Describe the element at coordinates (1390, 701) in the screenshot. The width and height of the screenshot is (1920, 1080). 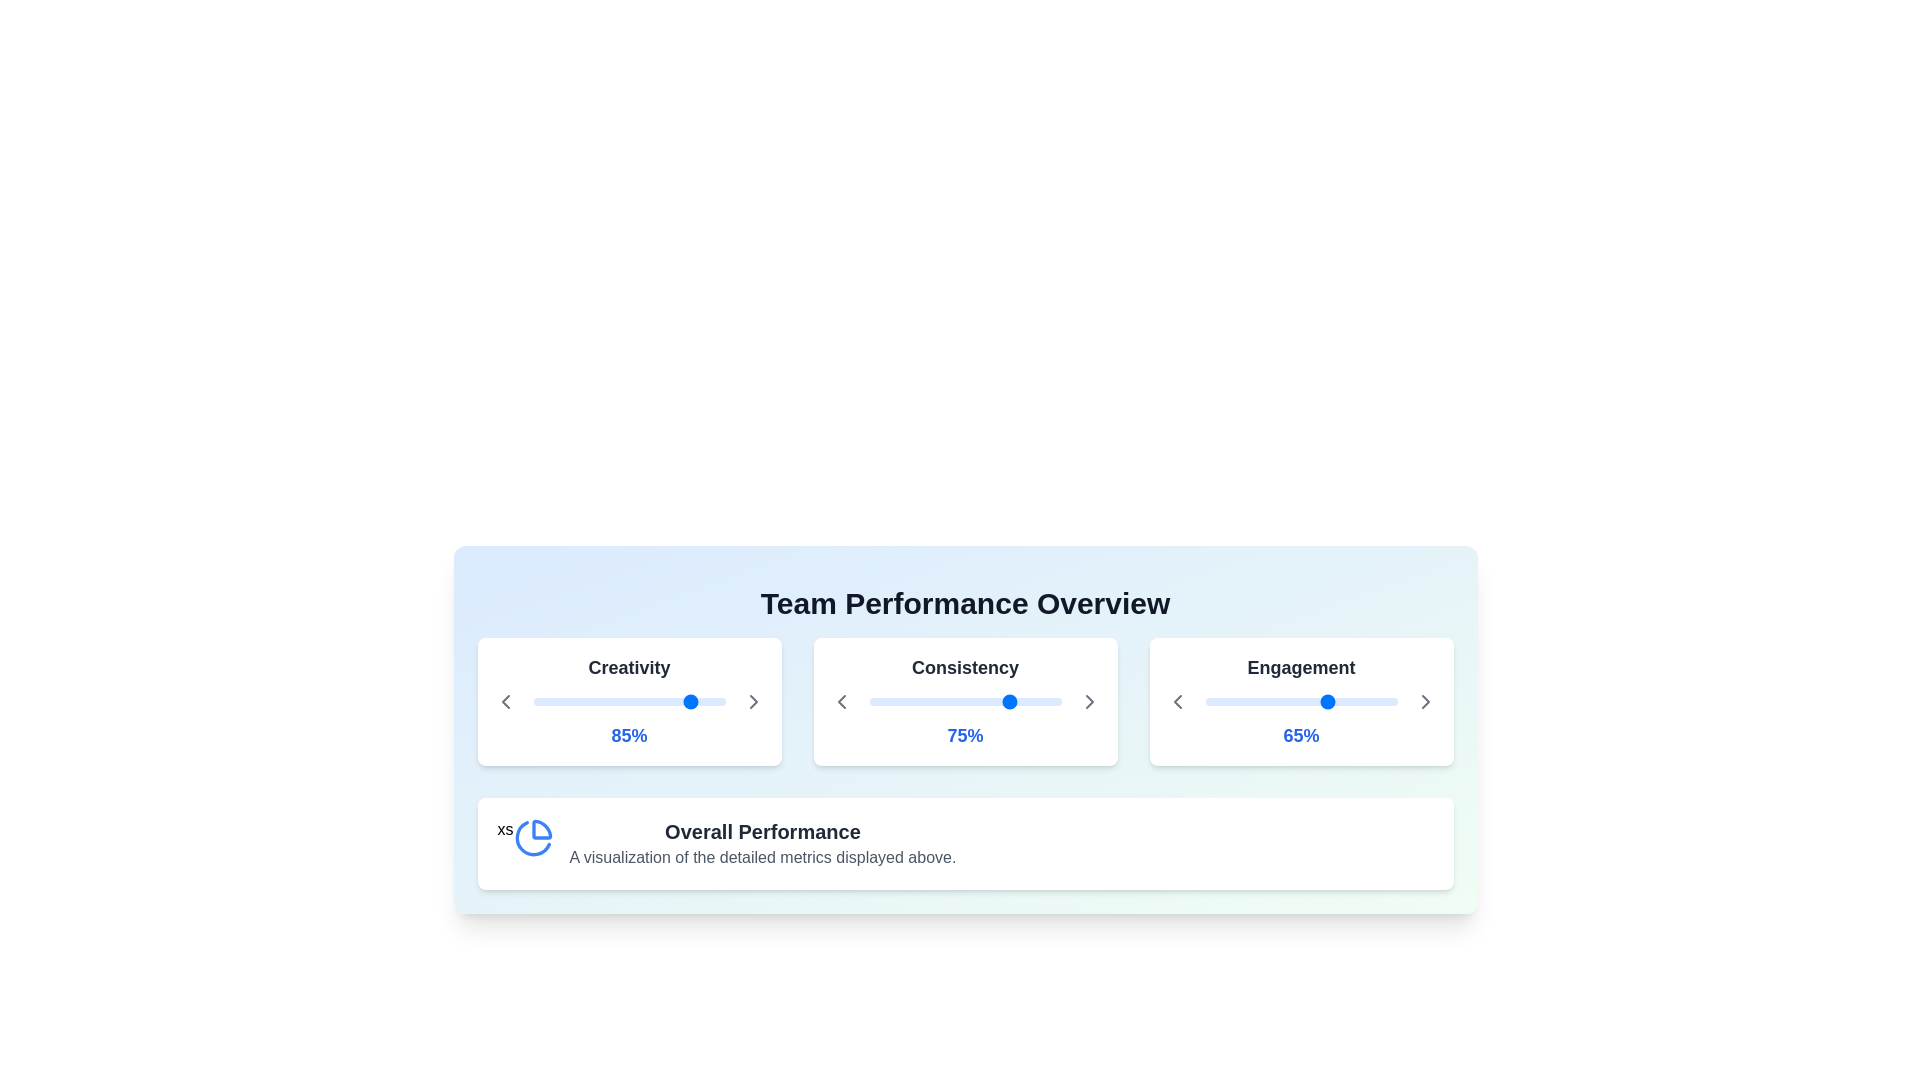
I see `engagement` at that location.